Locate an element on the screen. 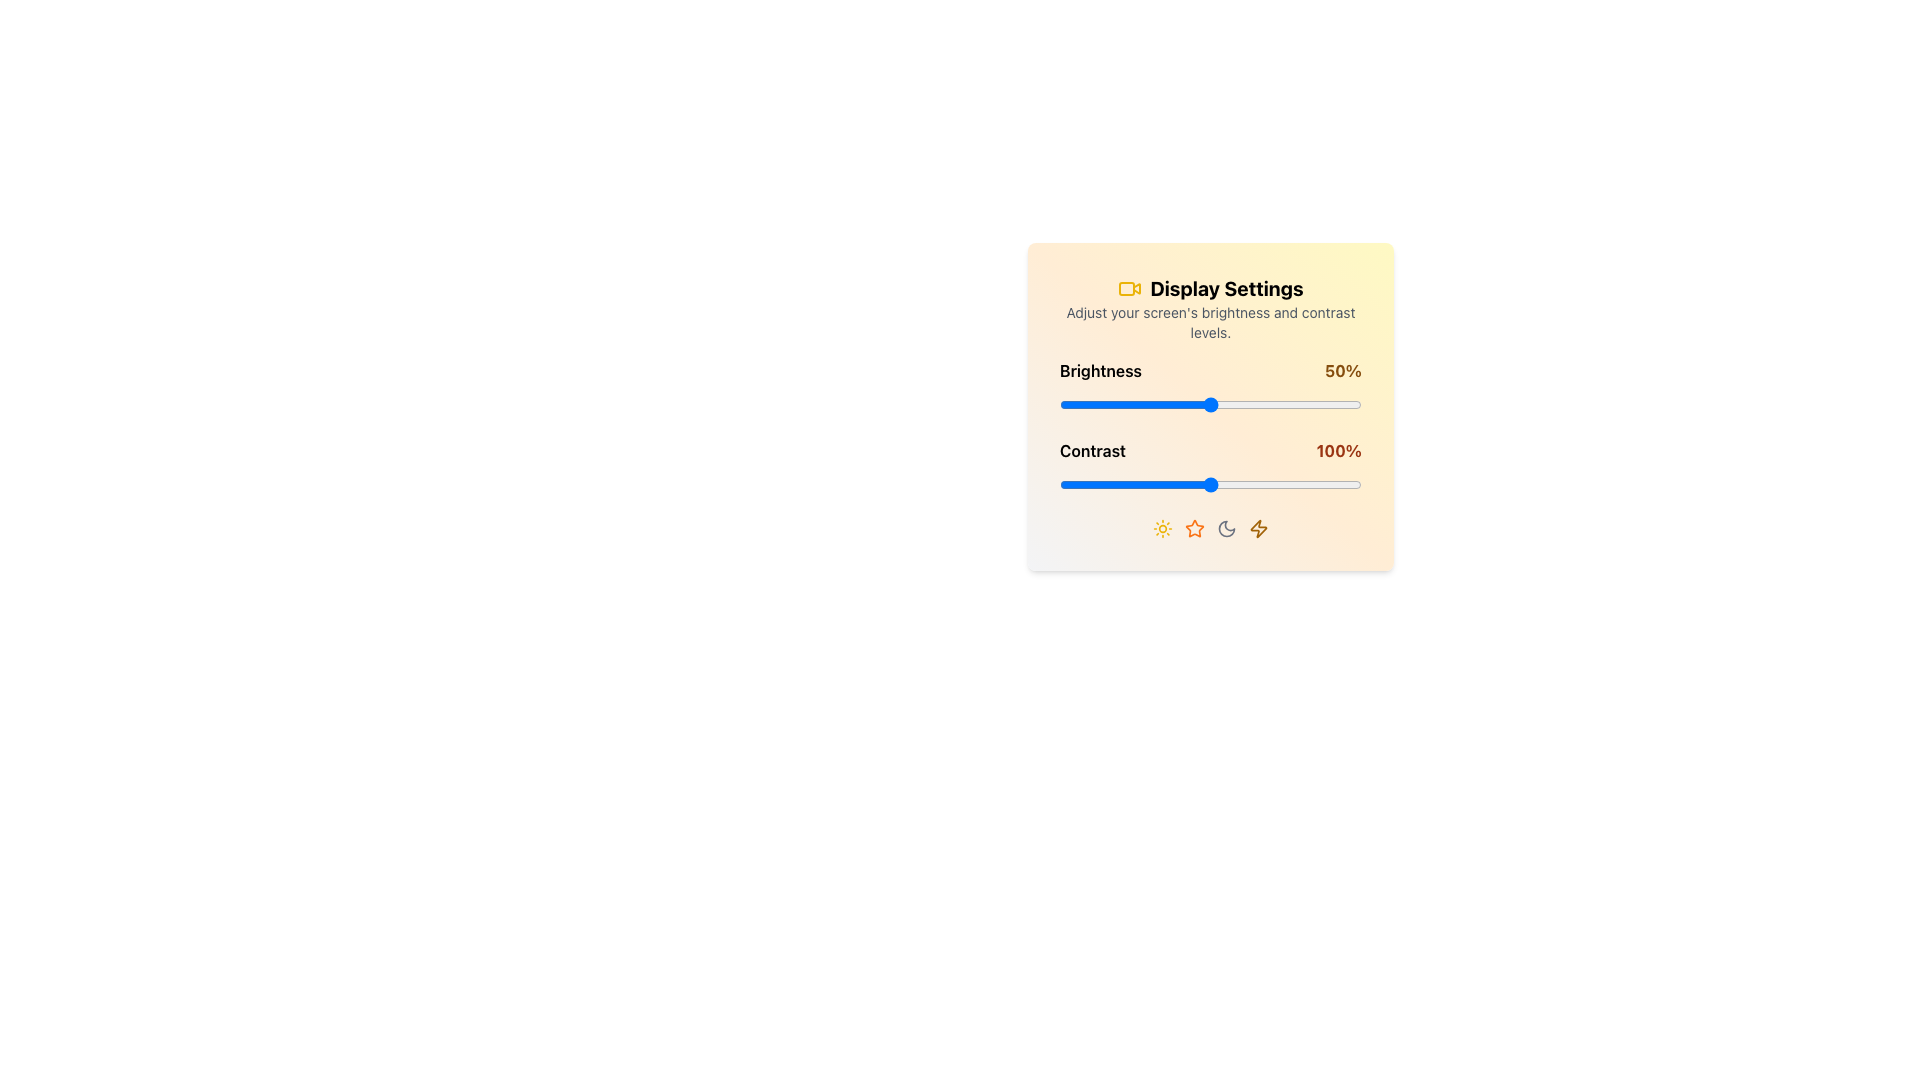  the brightness is located at coordinates (1264, 405).